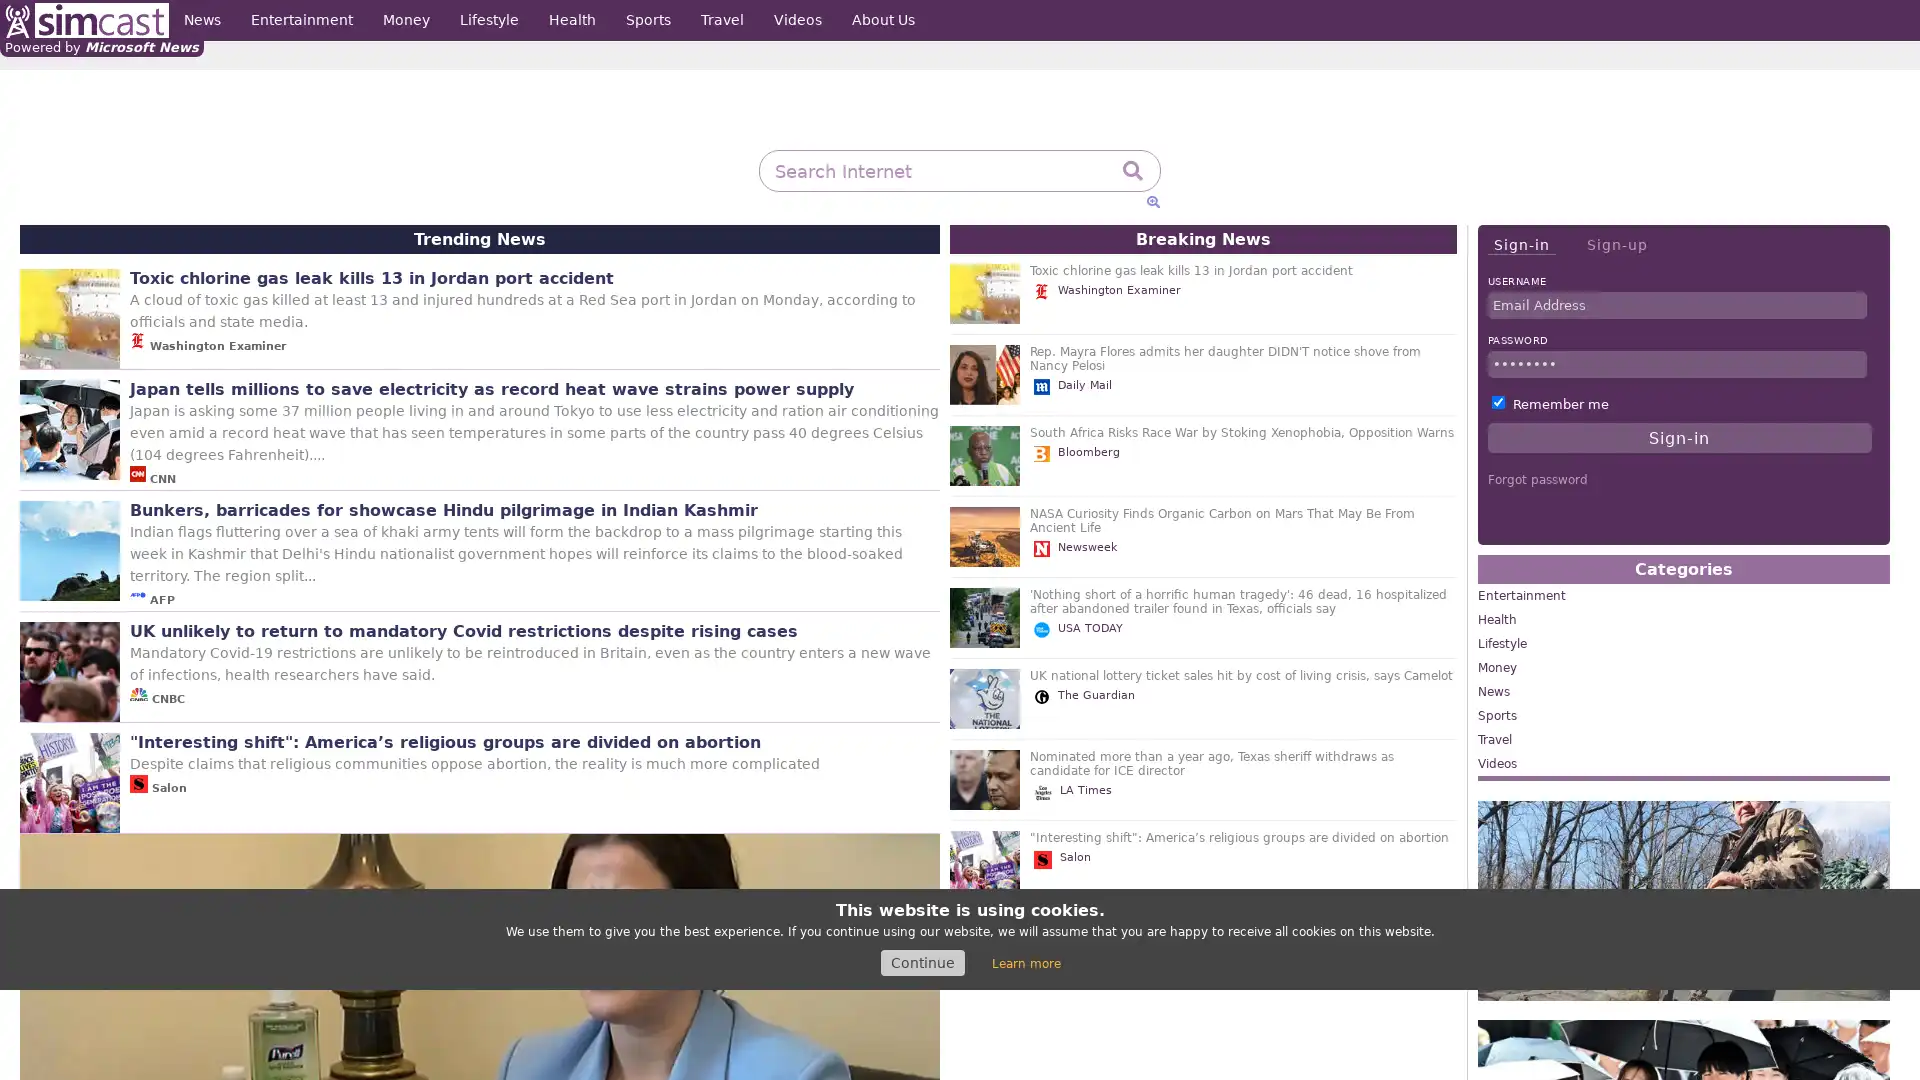 This screenshot has height=1080, width=1920. Describe the element at coordinates (1616, 244) in the screenshot. I see `Sign-up` at that location.